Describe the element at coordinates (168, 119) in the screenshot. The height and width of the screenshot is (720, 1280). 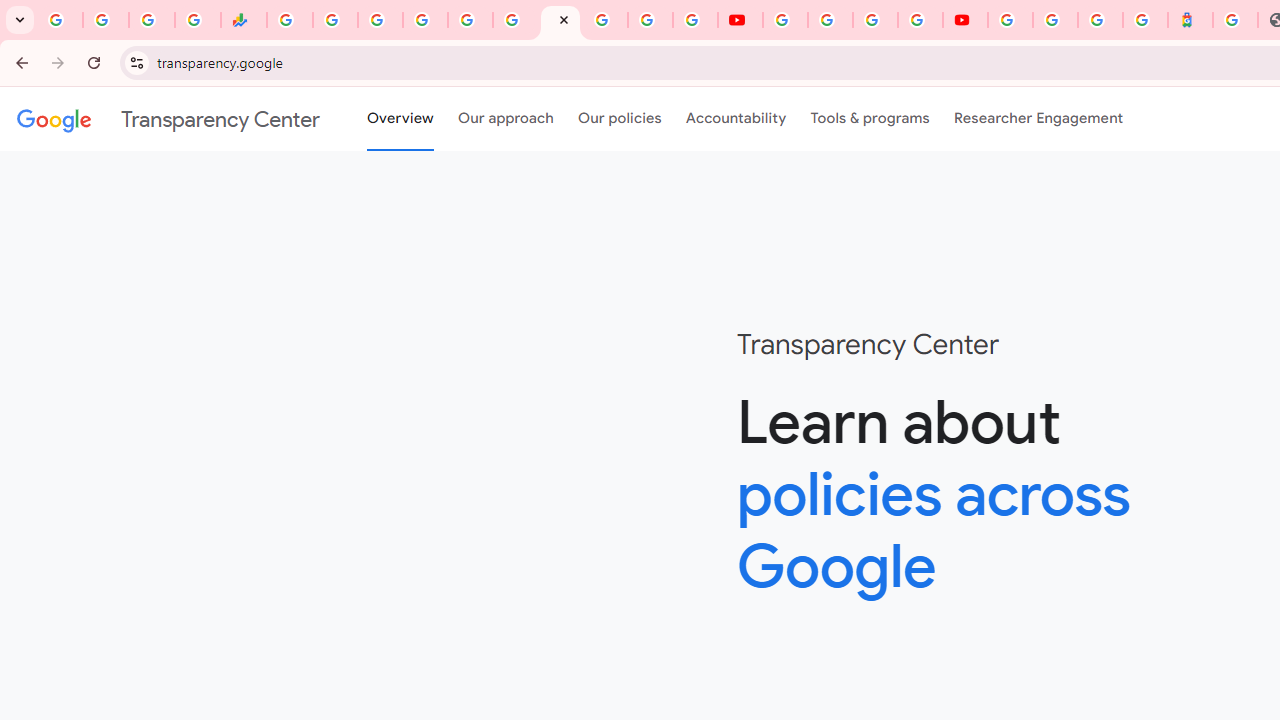
I see `'Transparency Center'` at that location.